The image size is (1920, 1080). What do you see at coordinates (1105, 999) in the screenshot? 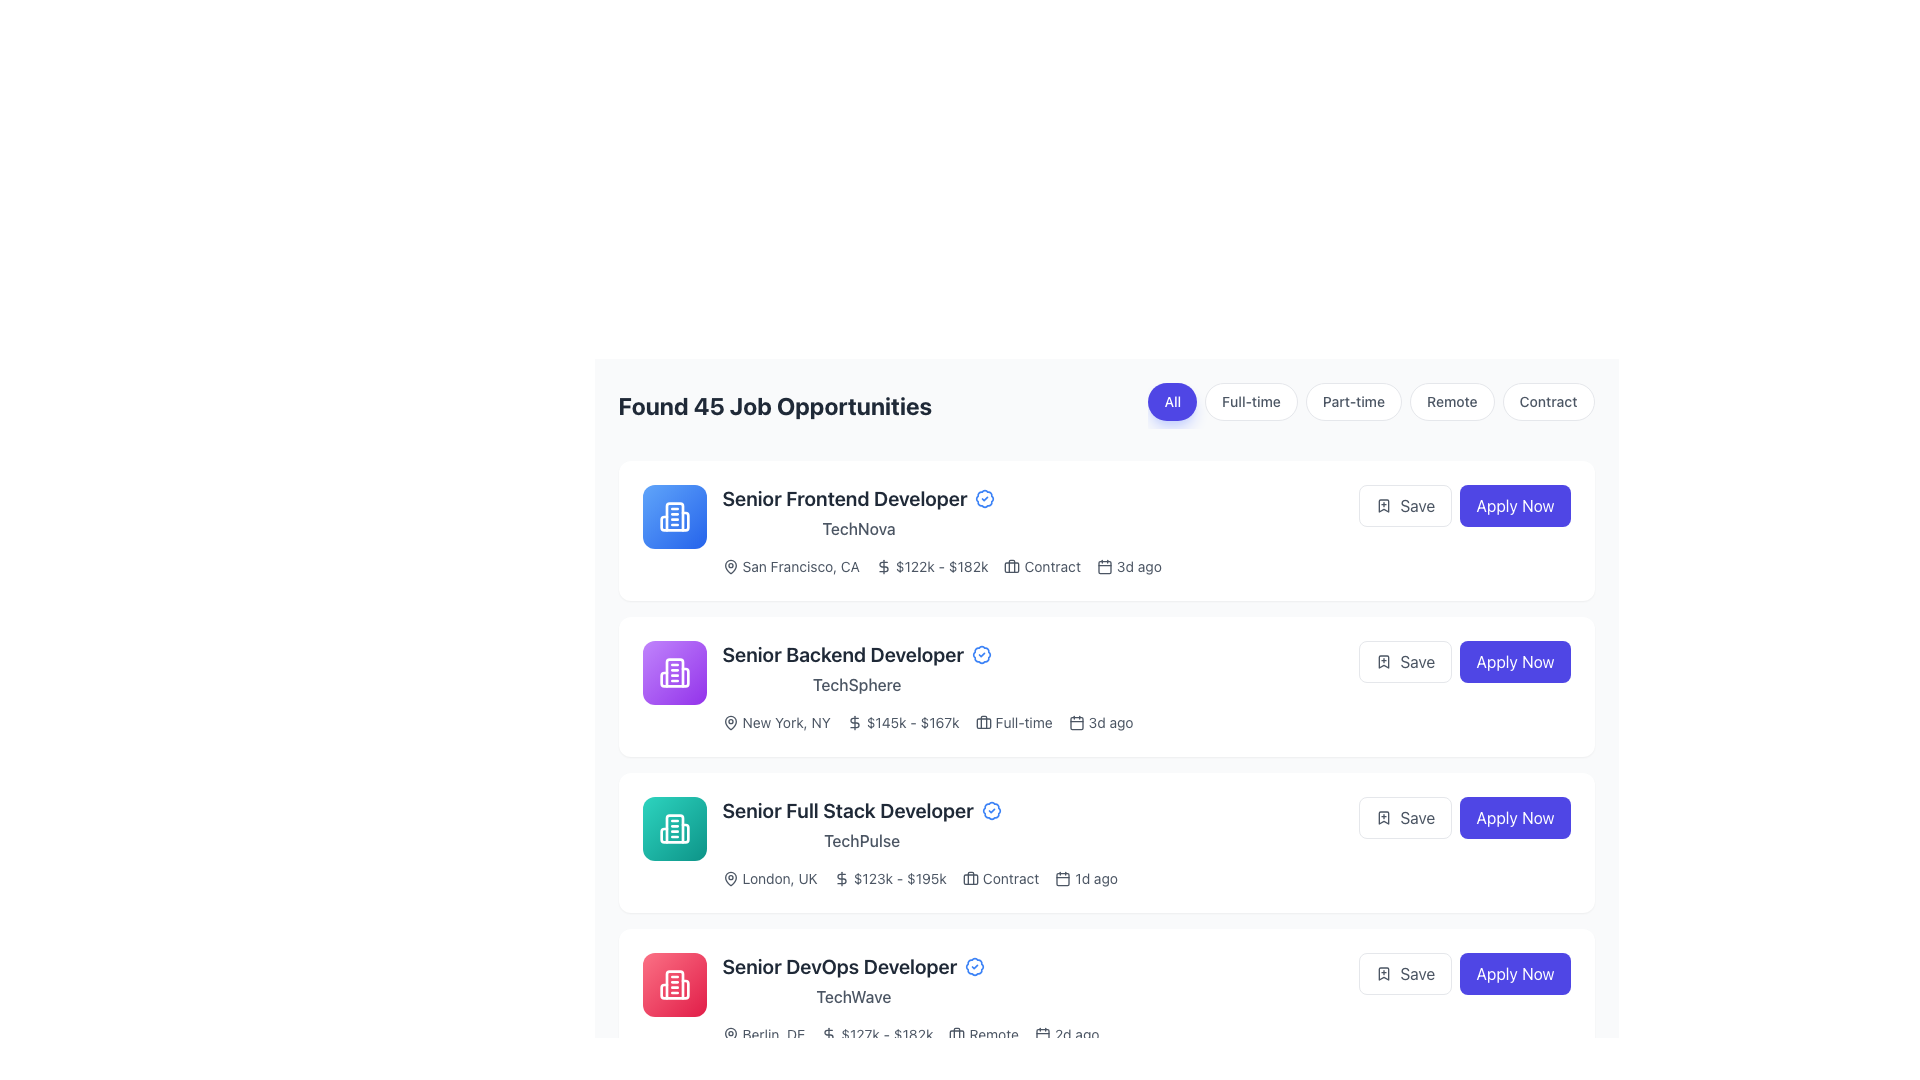
I see `the Job Listing Card that presents detailed information about a specific job opportunity, located at the bottom of the visible list of job opportunities` at bounding box center [1105, 999].